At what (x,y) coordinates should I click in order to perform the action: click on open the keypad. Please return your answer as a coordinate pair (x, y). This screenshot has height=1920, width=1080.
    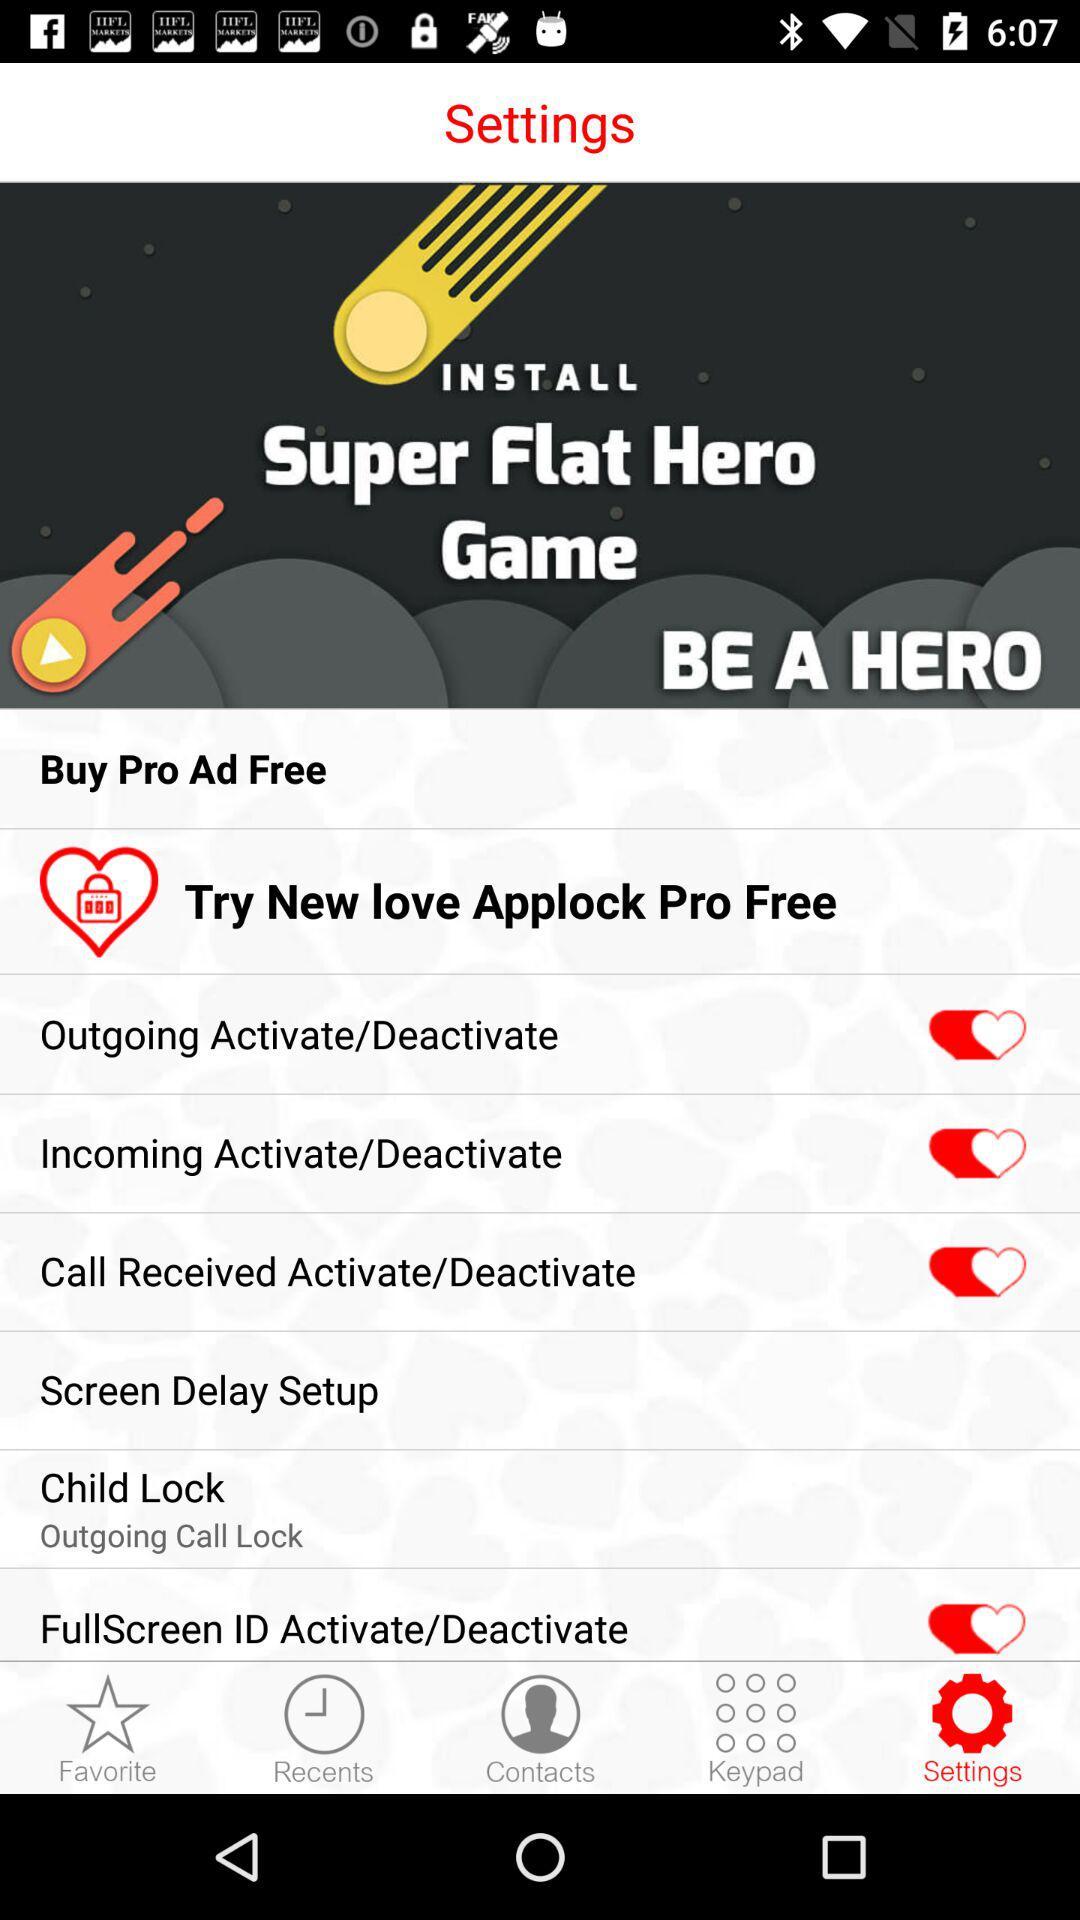
    Looking at the image, I should click on (756, 1728).